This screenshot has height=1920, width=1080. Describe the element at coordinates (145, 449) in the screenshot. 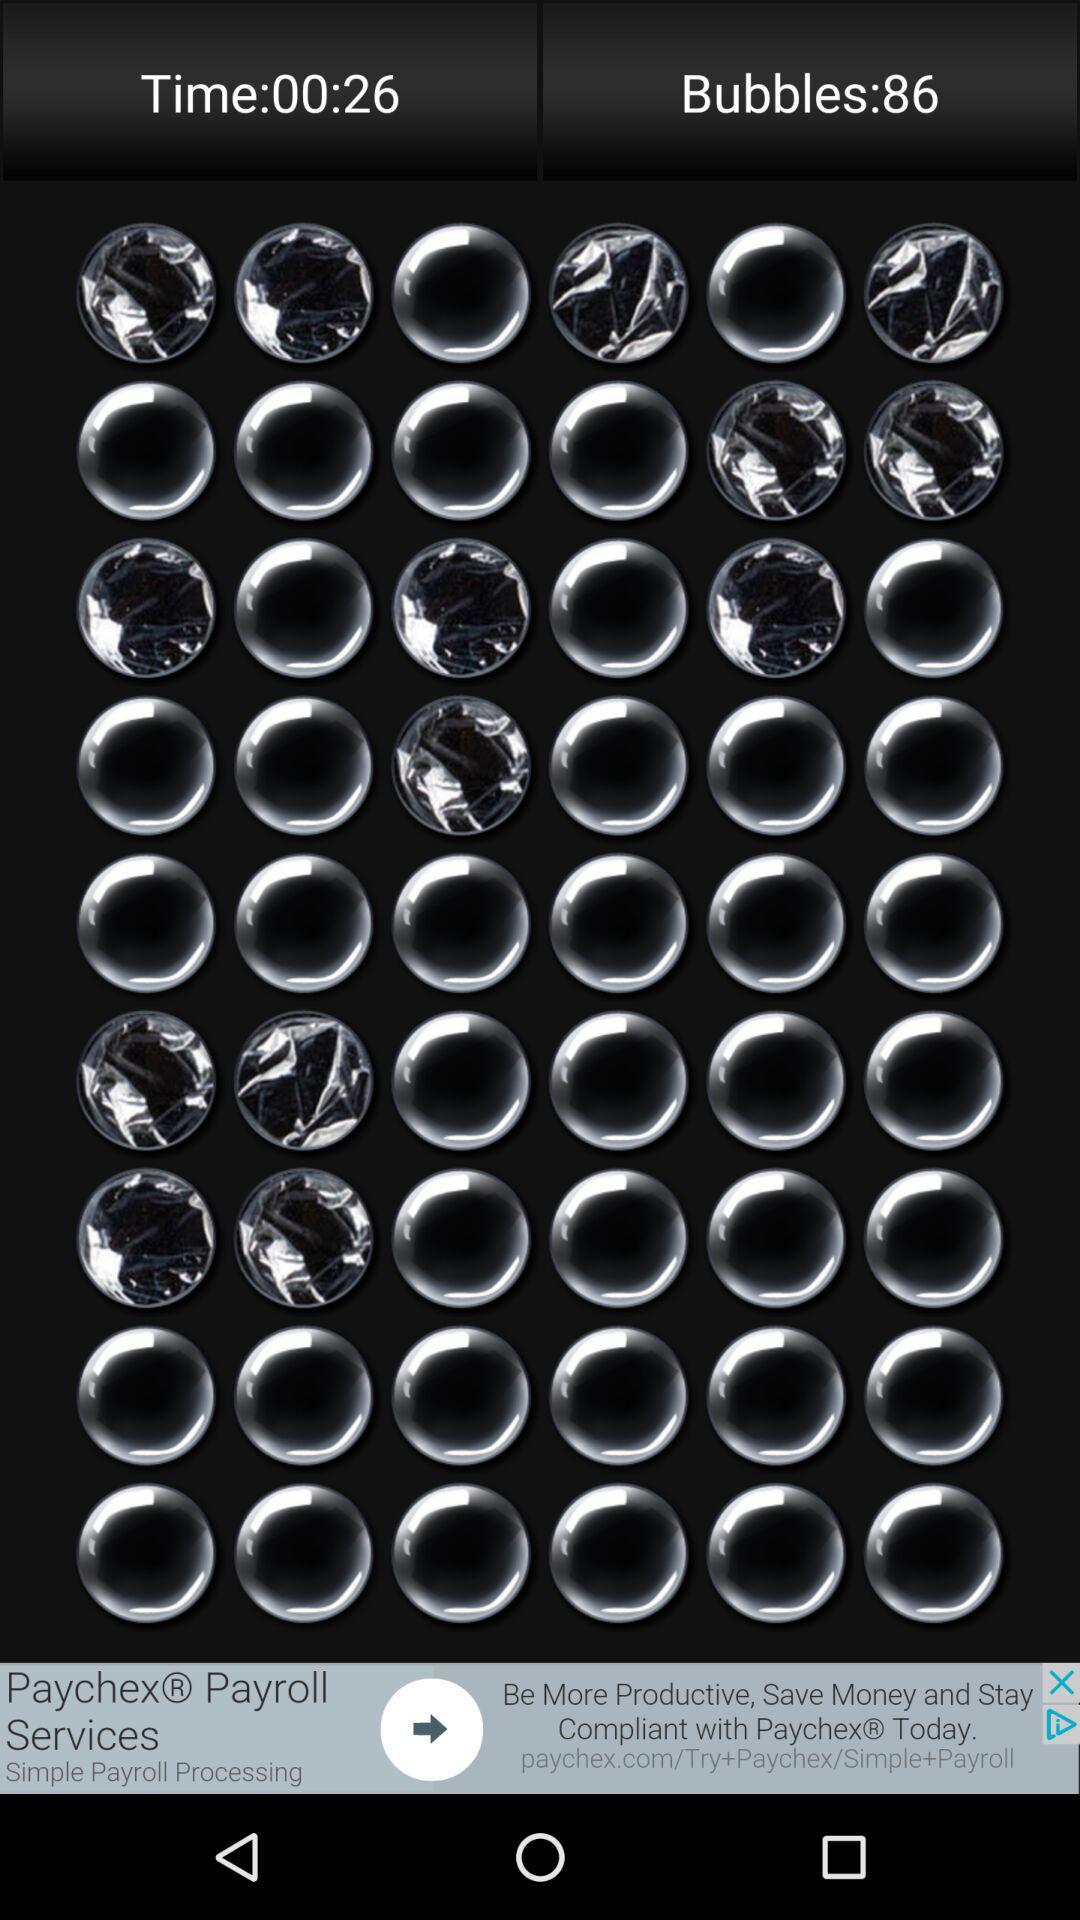

I see `bubble image` at that location.